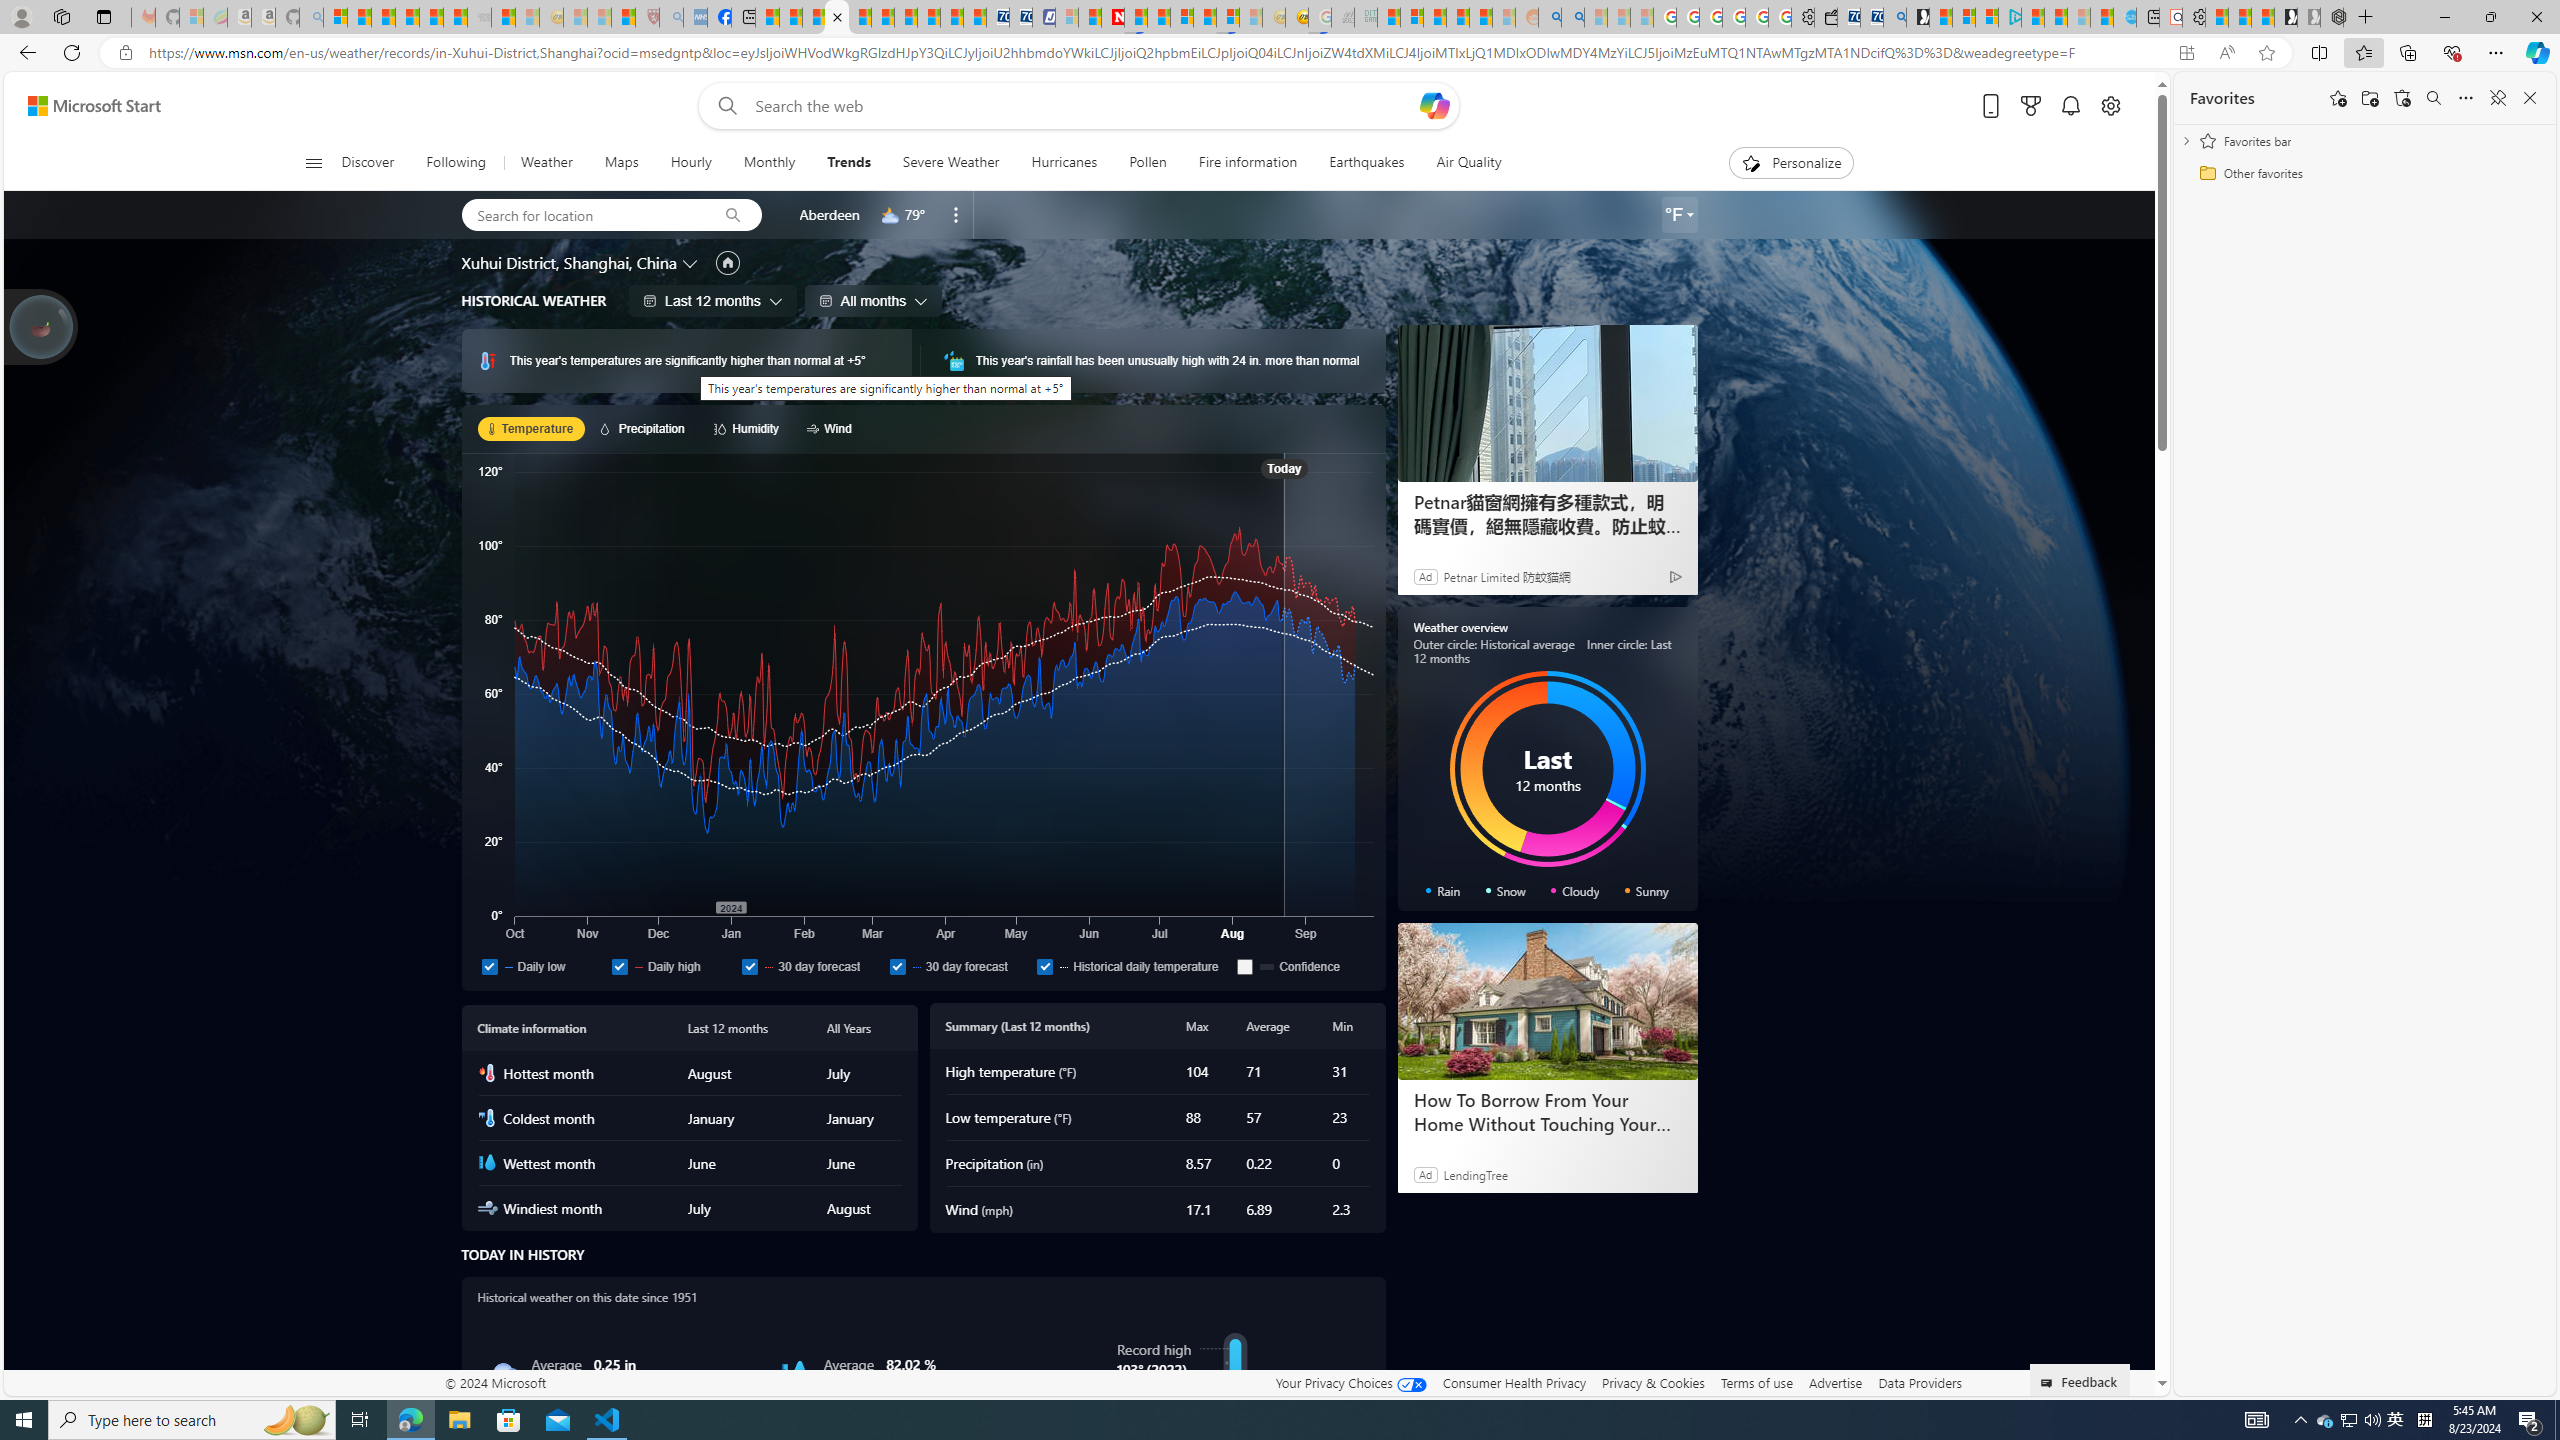 The image size is (2560, 1440). What do you see at coordinates (1366, 162) in the screenshot?
I see `'Earthquakes'` at bounding box center [1366, 162].